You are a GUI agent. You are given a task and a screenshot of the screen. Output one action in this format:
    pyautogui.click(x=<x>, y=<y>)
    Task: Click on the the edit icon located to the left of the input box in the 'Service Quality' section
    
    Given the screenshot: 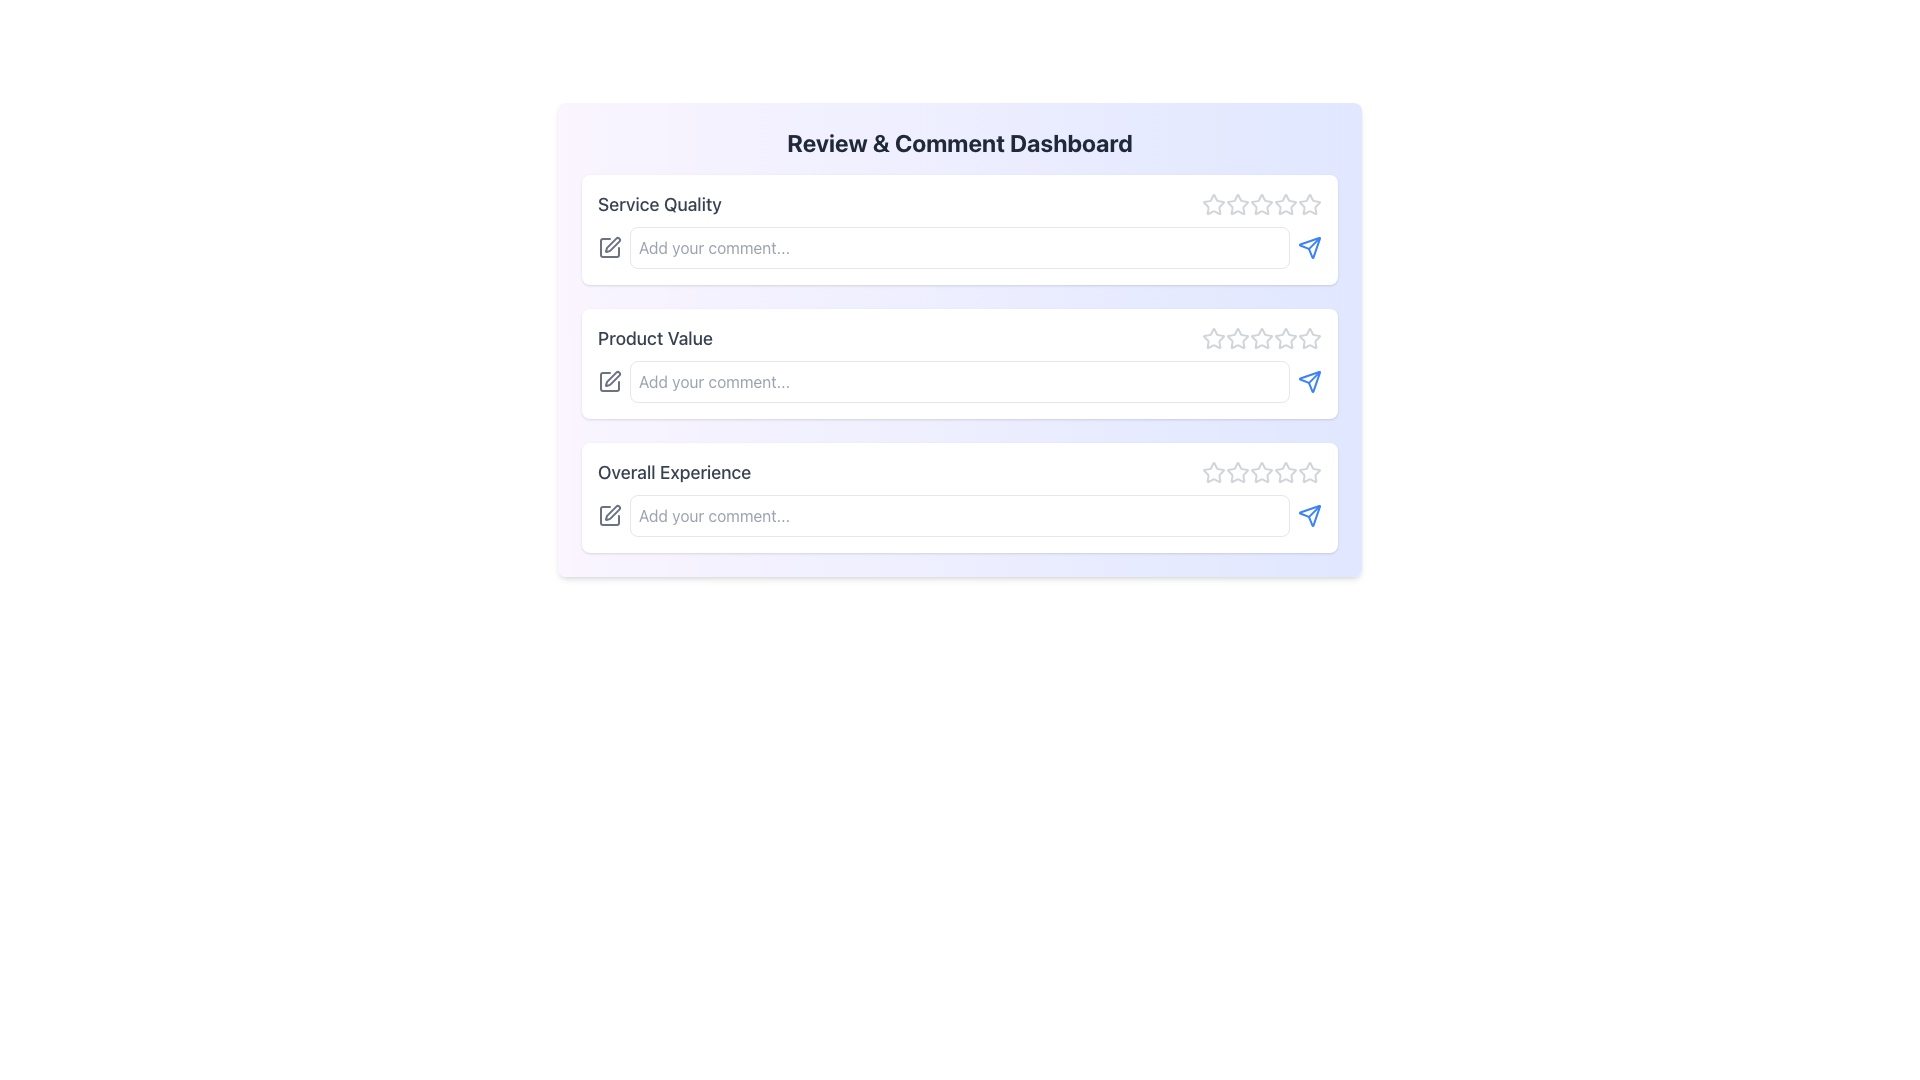 What is the action you would take?
    pyautogui.click(x=608, y=246)
    